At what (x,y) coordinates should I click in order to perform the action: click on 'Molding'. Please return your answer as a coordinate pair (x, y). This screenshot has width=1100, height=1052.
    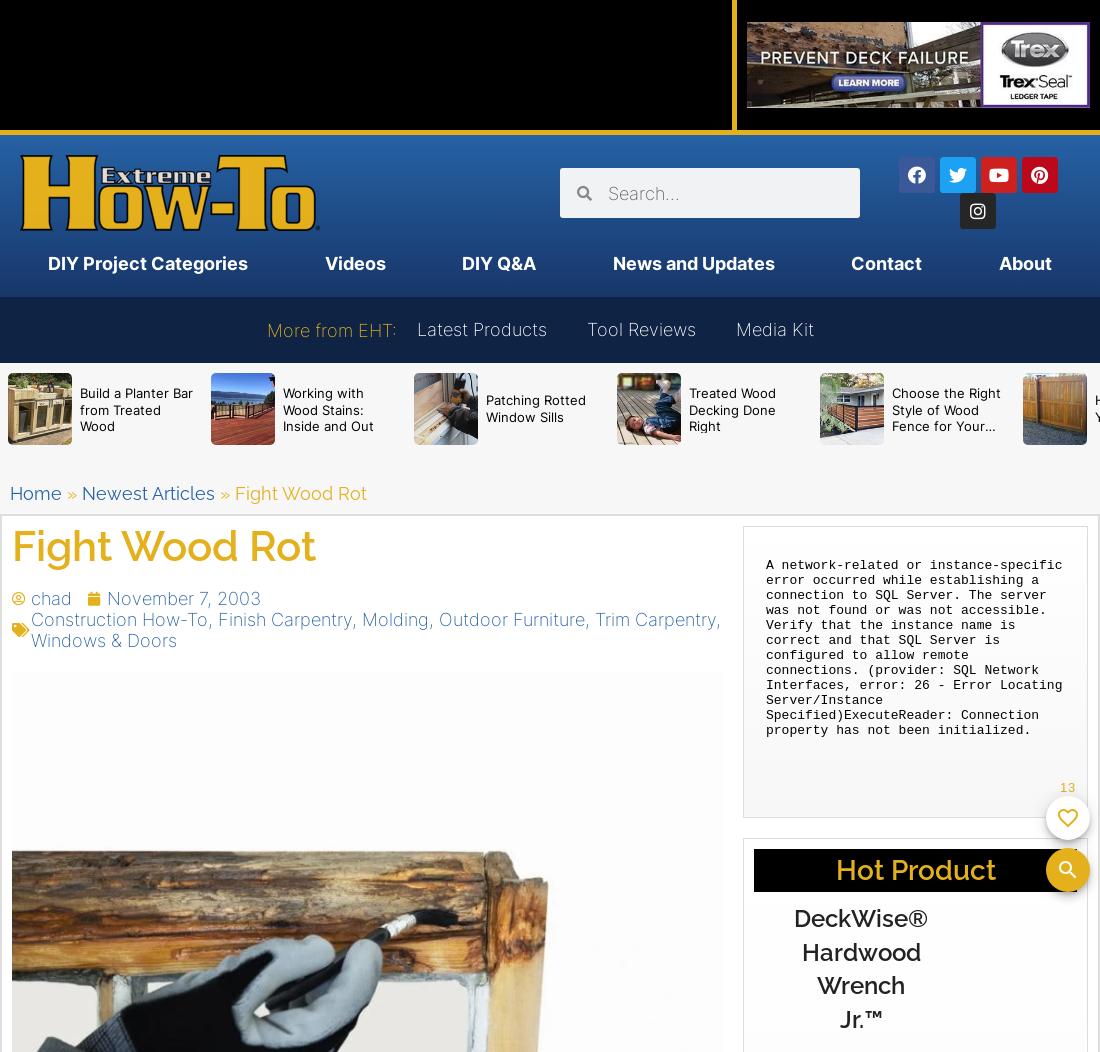
    Looking at the image, I should click on (395, 619).